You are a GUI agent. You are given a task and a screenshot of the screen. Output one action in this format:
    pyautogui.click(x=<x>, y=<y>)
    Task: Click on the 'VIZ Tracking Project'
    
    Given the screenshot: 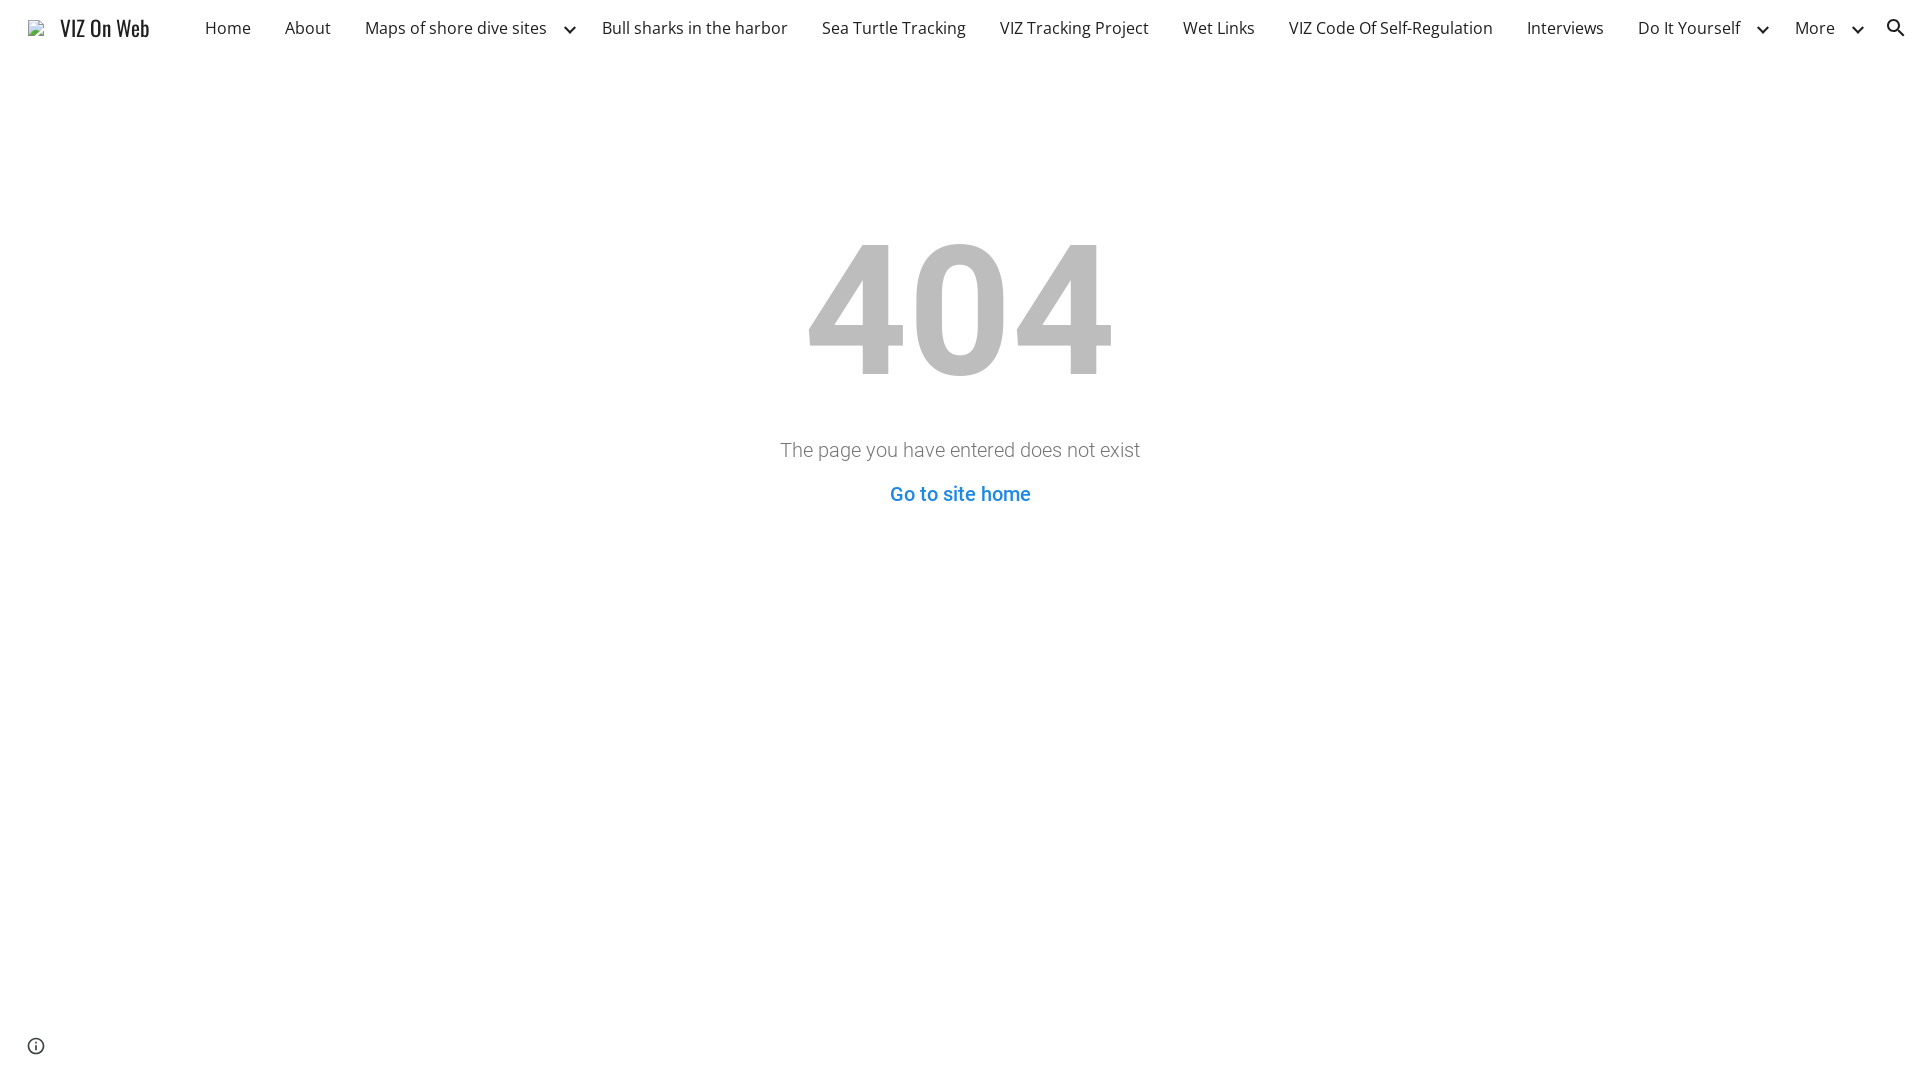 What is the action you would take?
    pyautogui.click(x=1073, y=27)
    